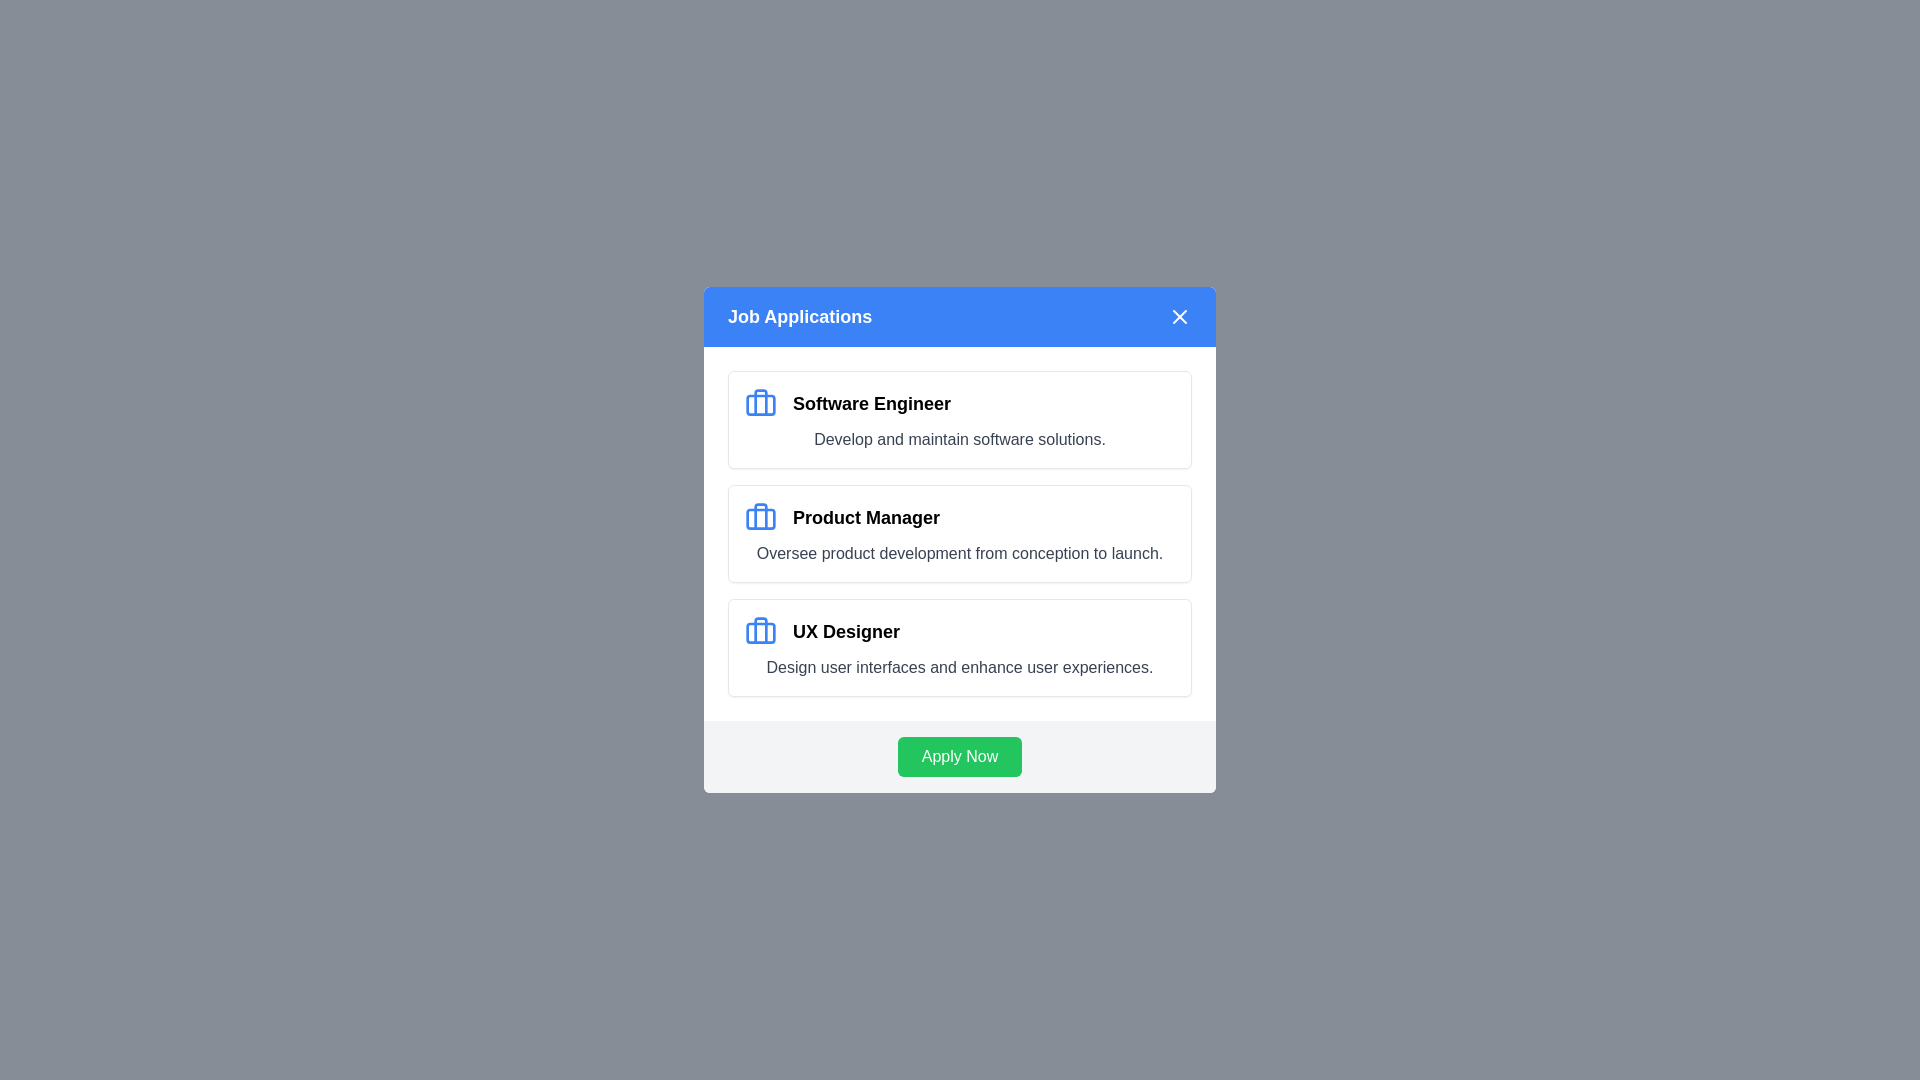 The image size is (1920, 1080). I want to click on the text element displaying the description 'Design user interfaces and enhance user experiences.' positioned below the bold 'UX Designer' title to check for tooltips, so click(960, 667).